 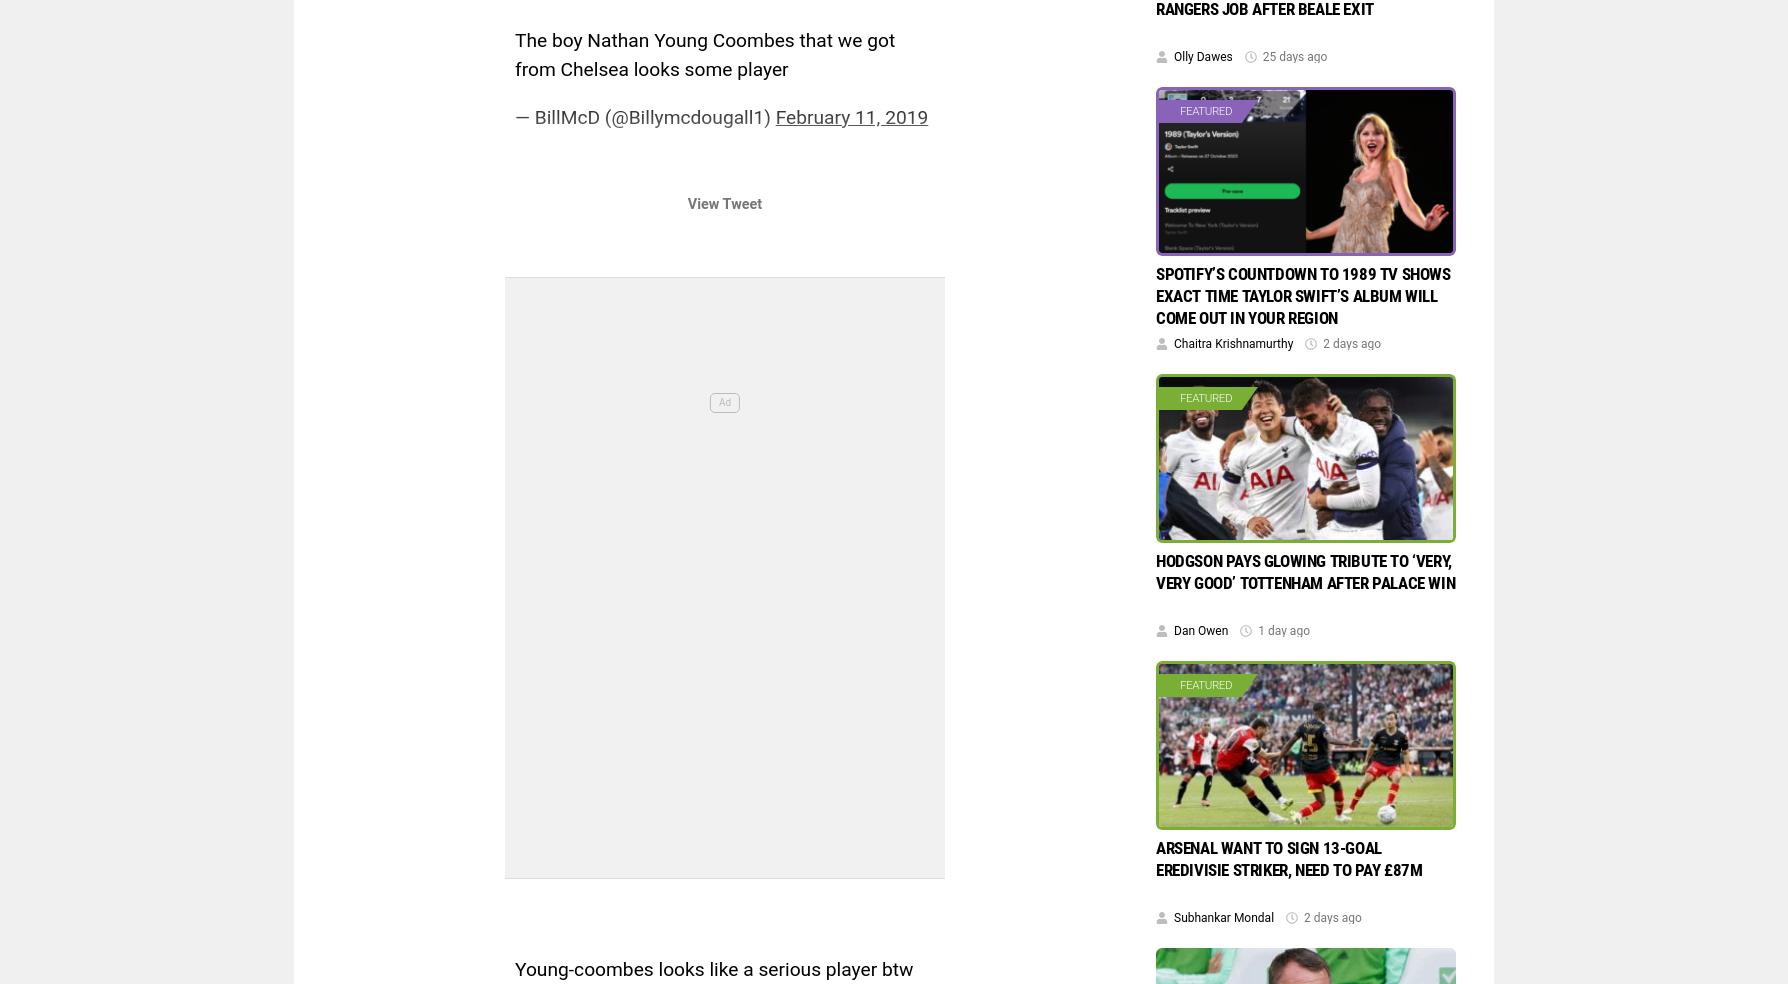 I want to click on 'Spotify’s countdown to 1989 TV shows exact time Taylor Swift’s album will come out in your region', so click(x=1301, y=294).